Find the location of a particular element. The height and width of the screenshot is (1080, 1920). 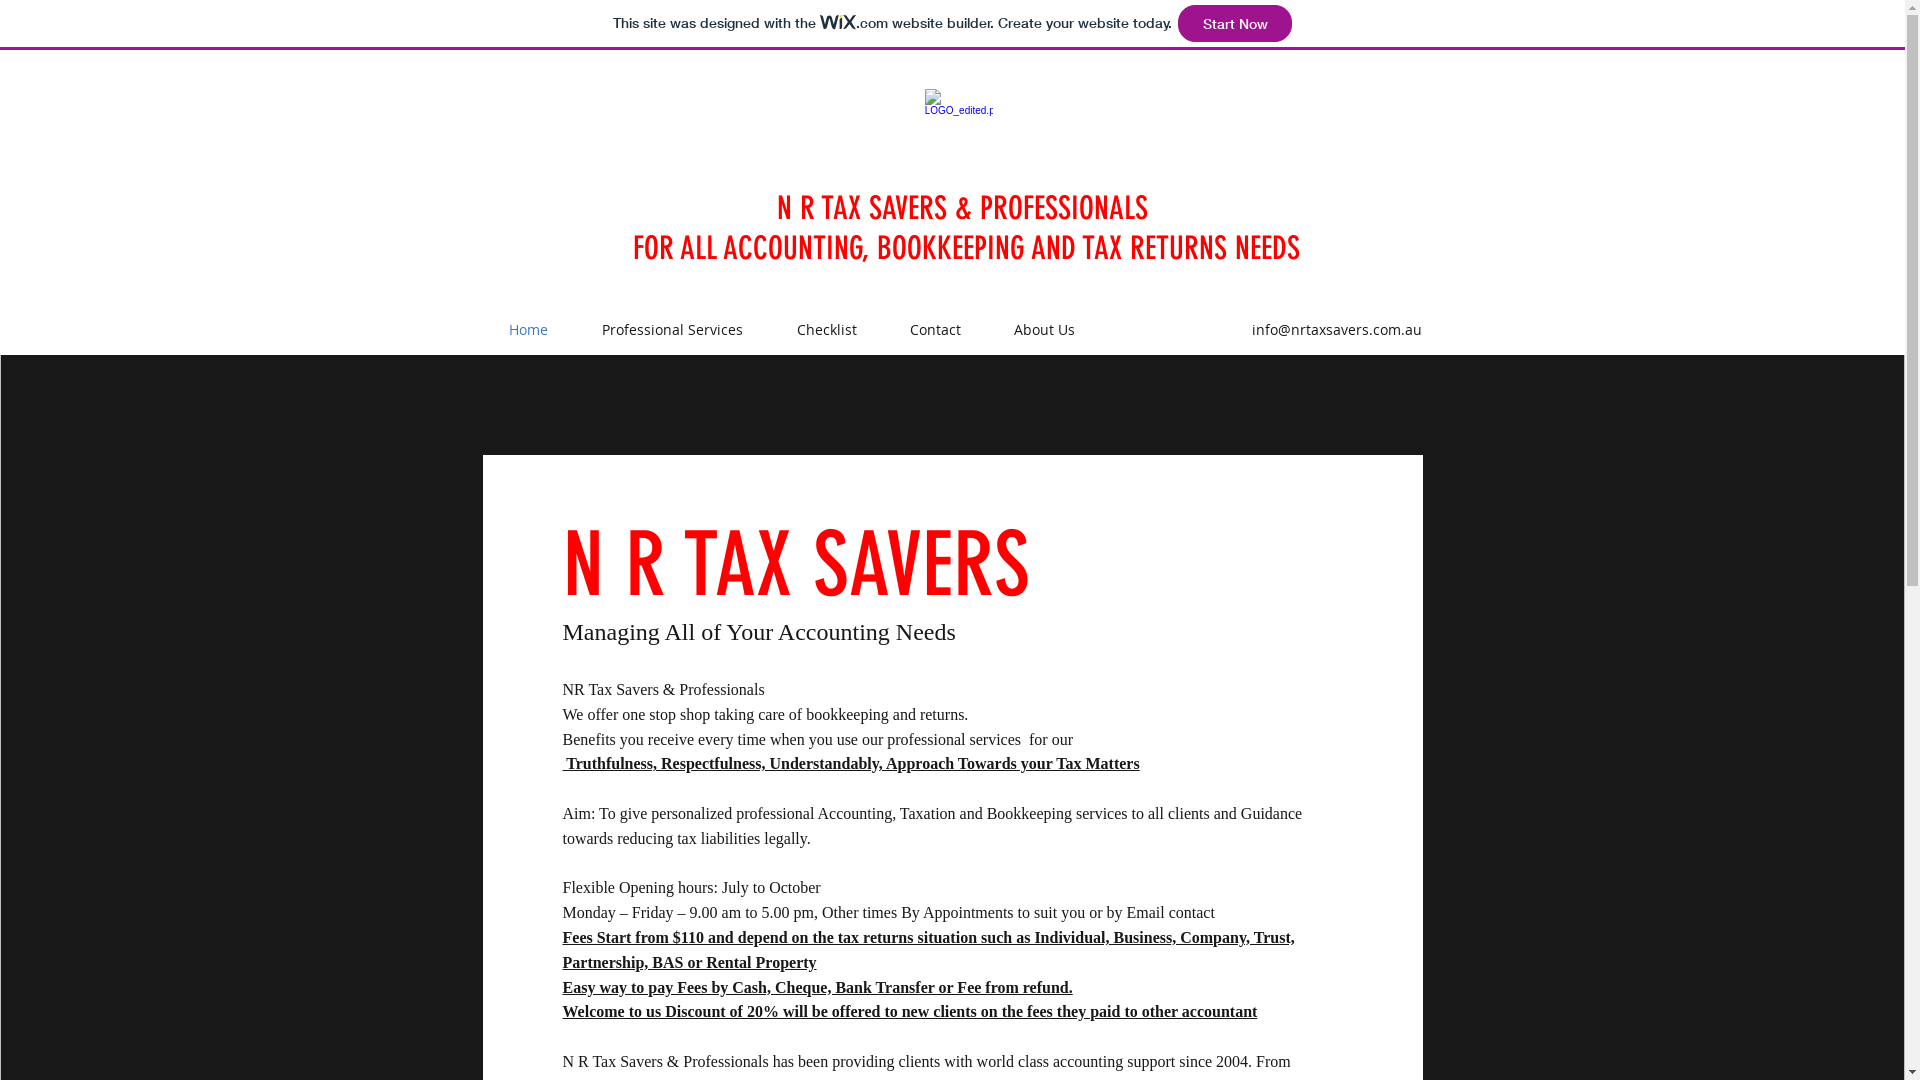

'Home' is located at coordinates (528, 329).